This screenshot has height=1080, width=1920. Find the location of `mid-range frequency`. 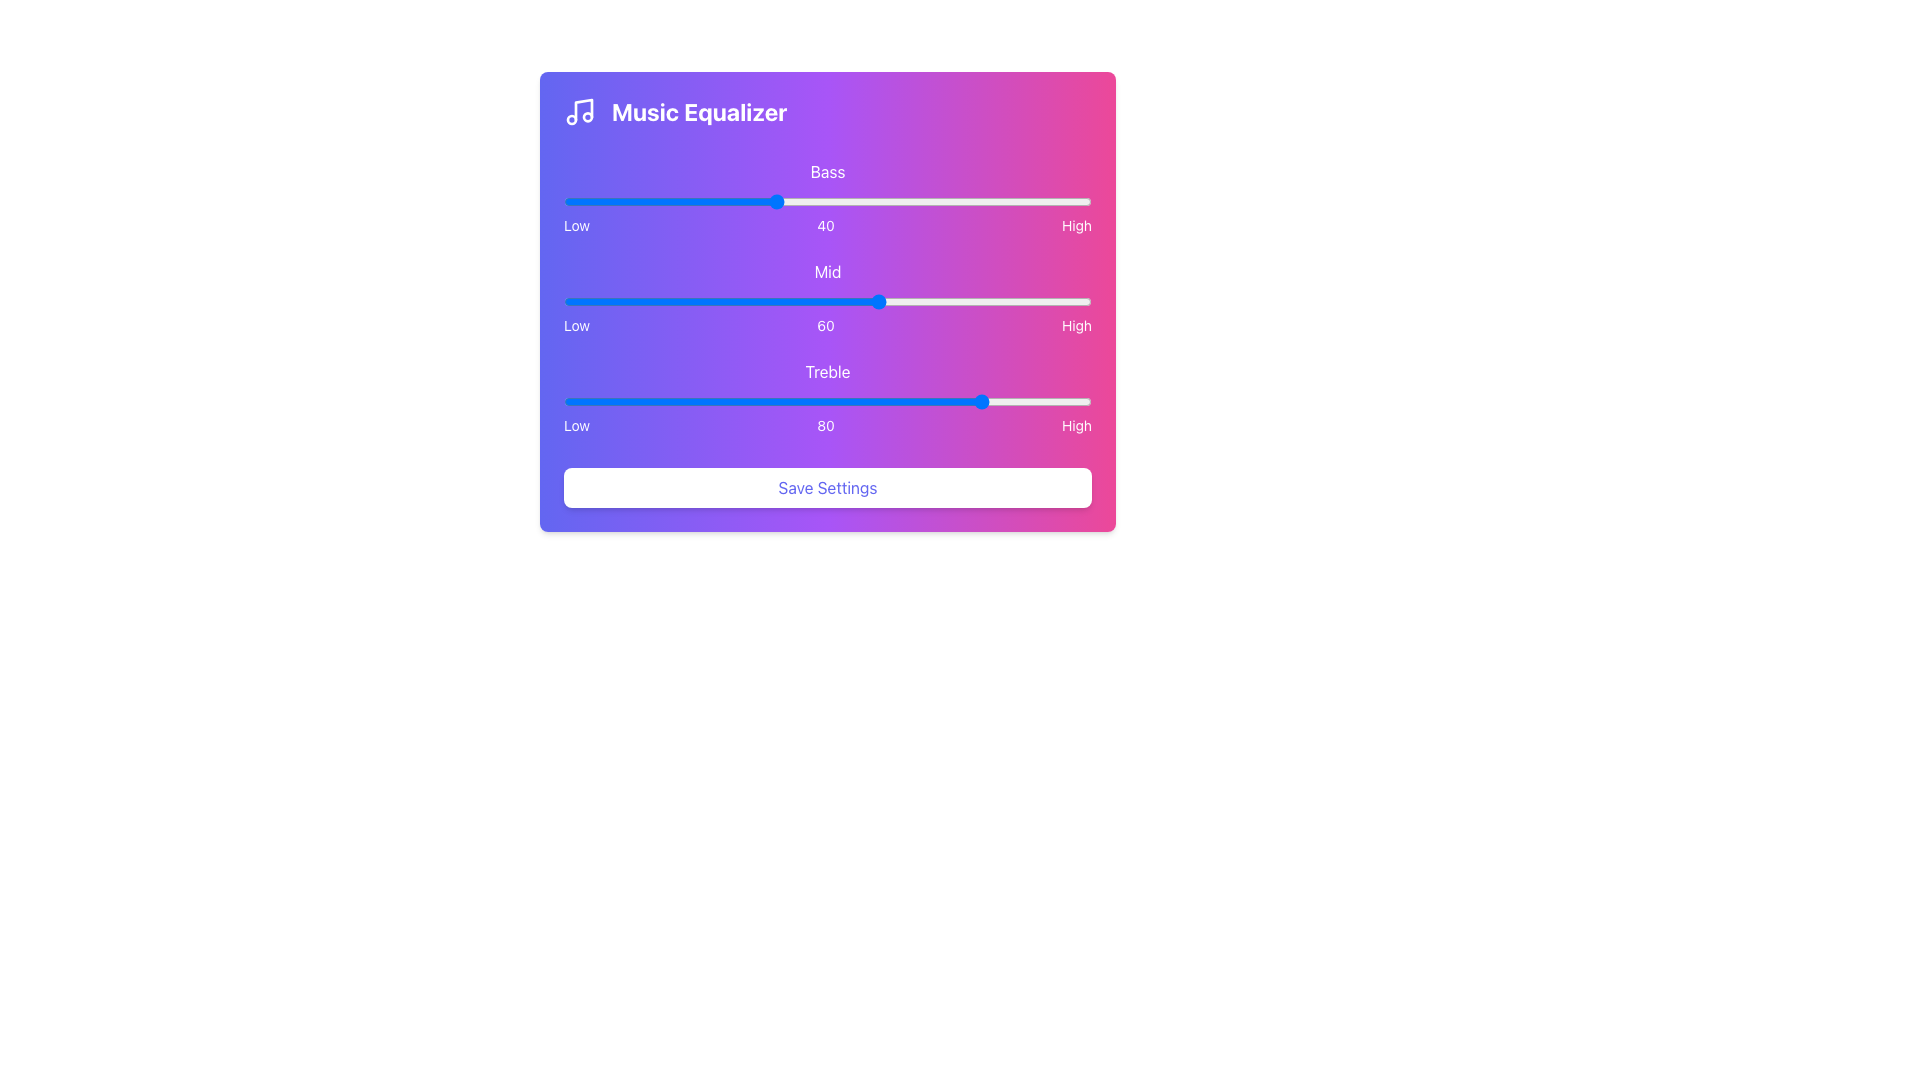

mid-range frequency is located at coordinates (747, 301).